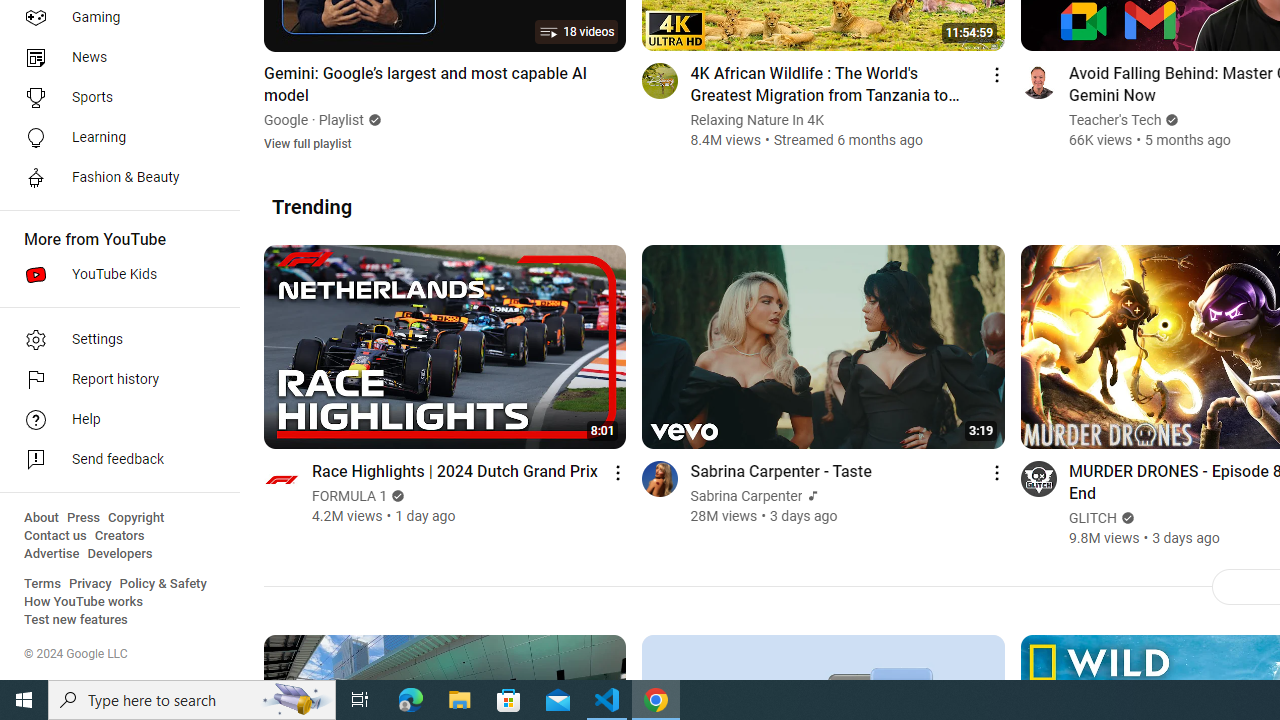  What do you see at coordinates (1114, 120) in the screenshot?
I see `'Teacher'` at bounding box center [1114, 120].